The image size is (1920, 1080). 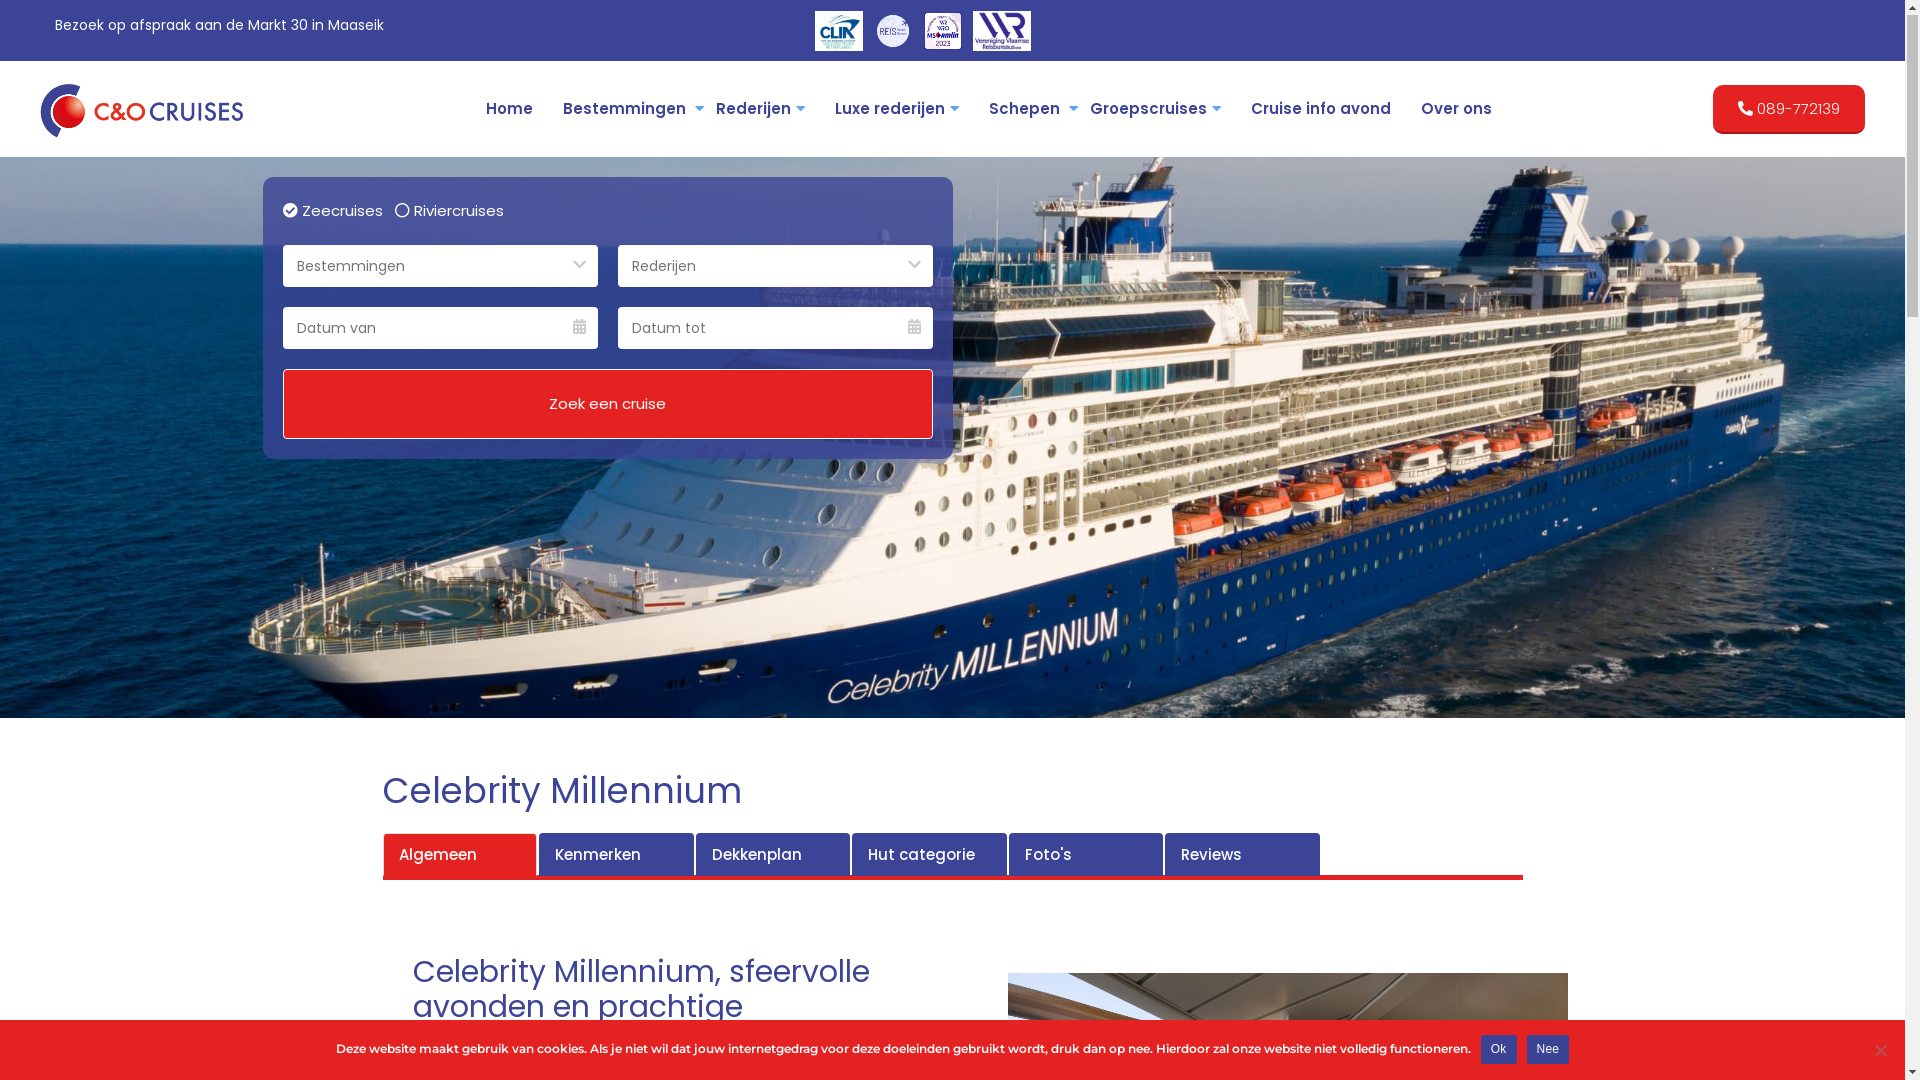 What do you see at coordinates (1165, 855) in the screenshot?
I see `'Reviews'` at bounding box center [1165, 855].